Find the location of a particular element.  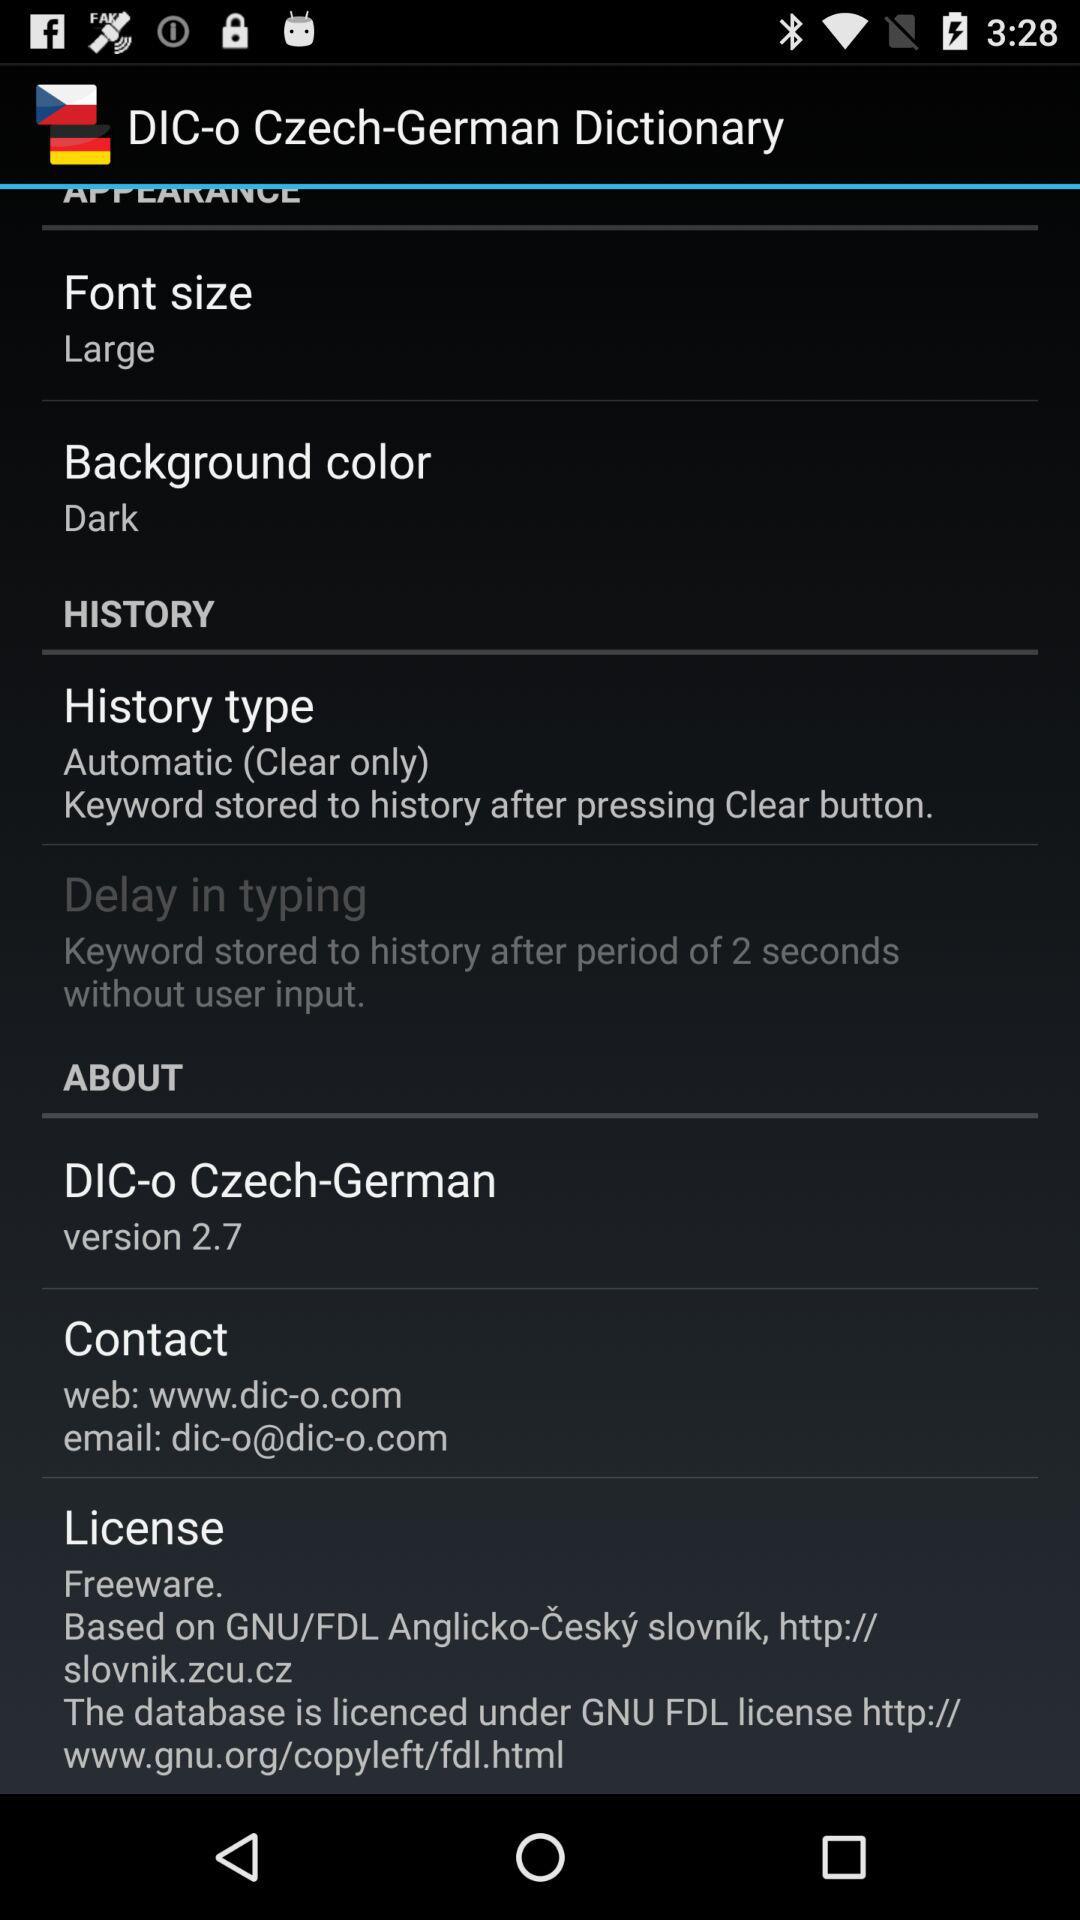

font size item is located at coordinates (156, 289).